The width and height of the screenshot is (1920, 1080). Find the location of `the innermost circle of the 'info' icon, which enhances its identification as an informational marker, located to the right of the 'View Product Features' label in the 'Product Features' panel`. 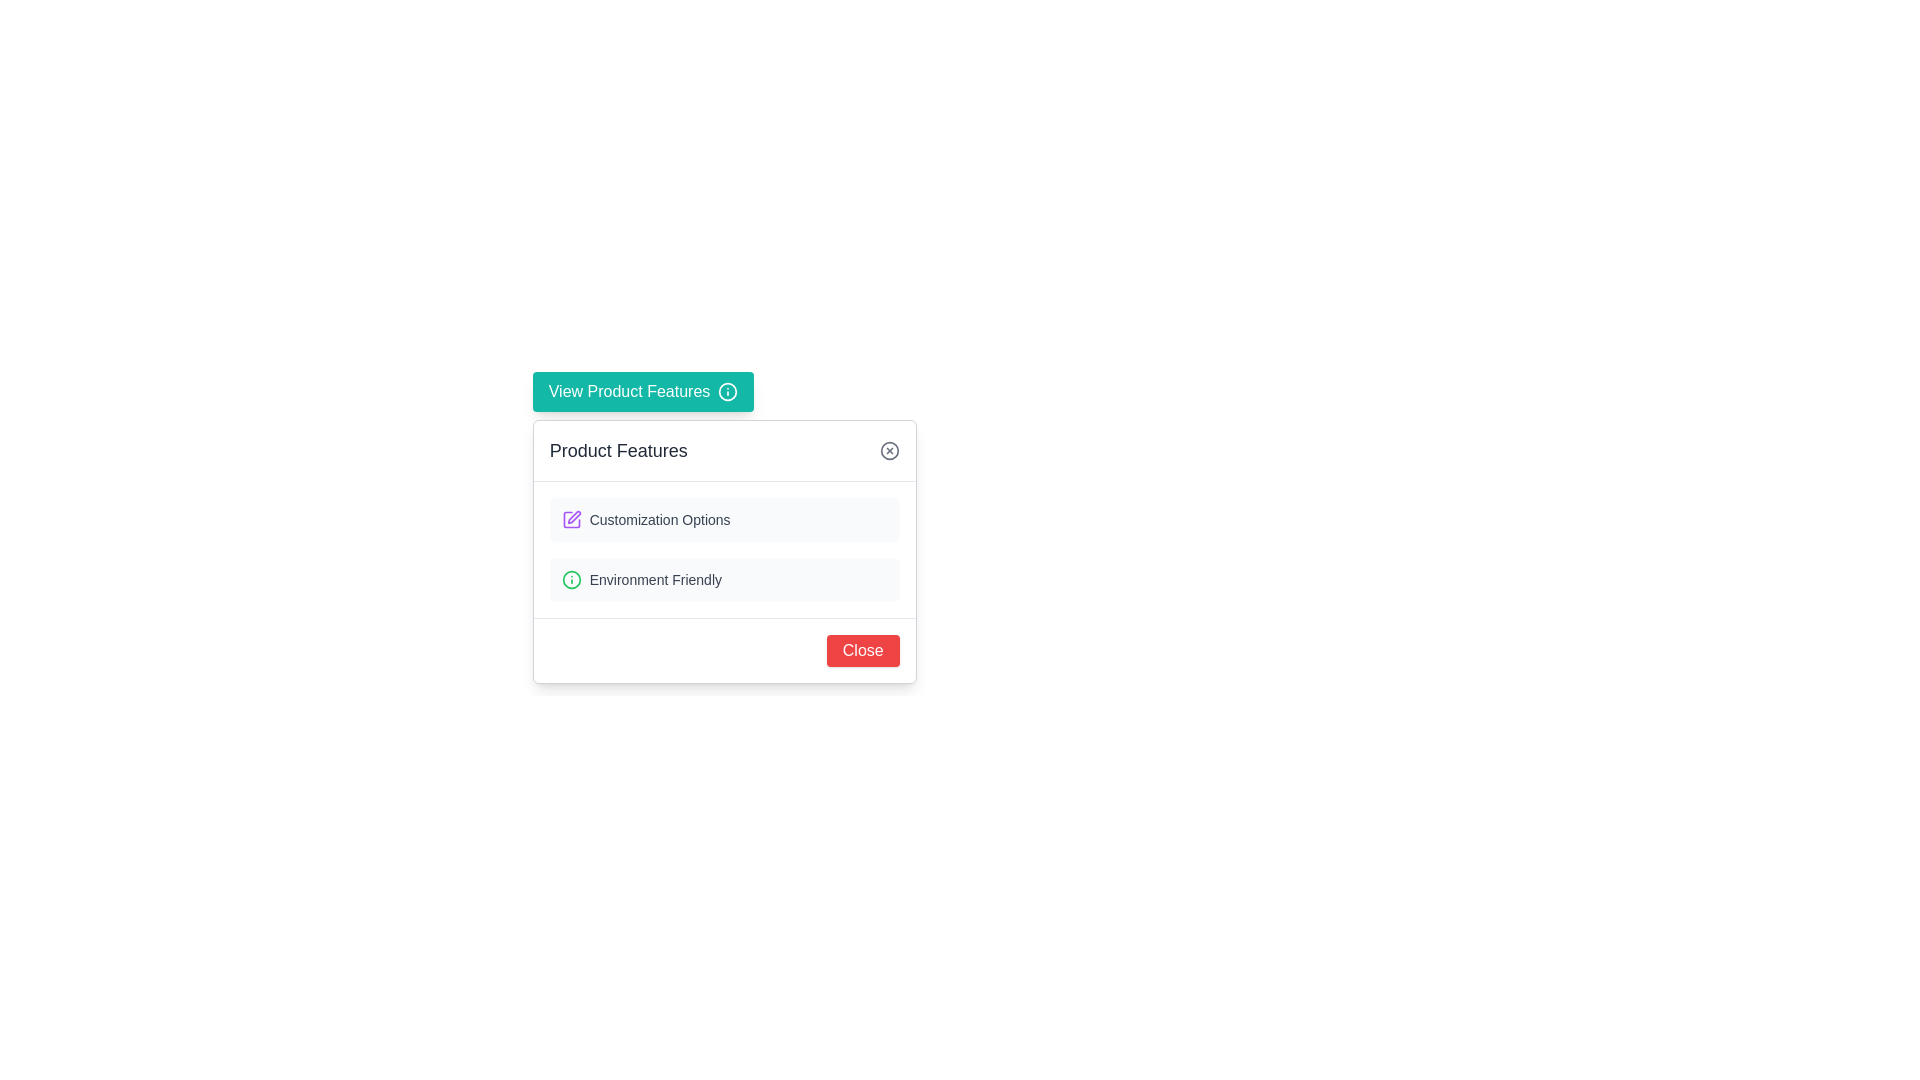

the innermost circle of the 'info' icon, which enhances its identification as an informational marker, located to the right of the 'View Product Features' label in the 'Product Features' panel is located at coordinates (727, 392).